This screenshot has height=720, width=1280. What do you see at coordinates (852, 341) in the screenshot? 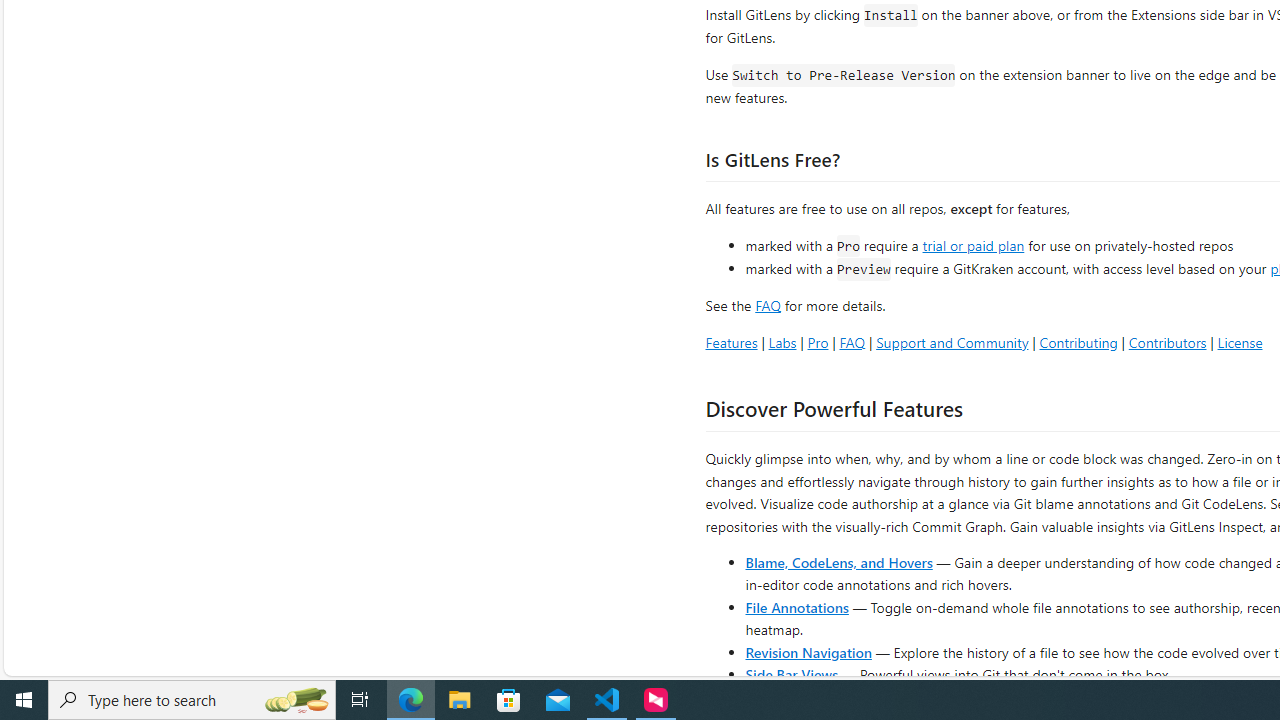
I see `'FAQ'` at bounding box center [852, 341].